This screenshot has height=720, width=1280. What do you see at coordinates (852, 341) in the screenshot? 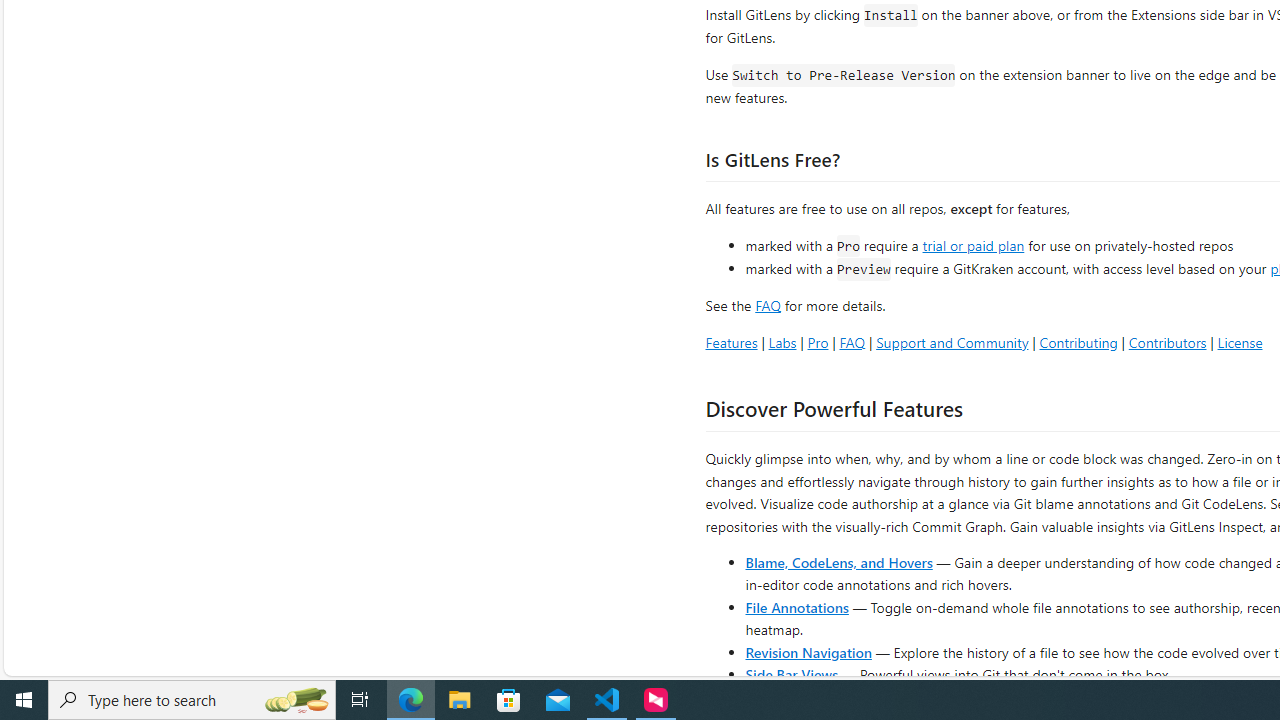
I see `'FAQ'` at bounding box center [852, 341].